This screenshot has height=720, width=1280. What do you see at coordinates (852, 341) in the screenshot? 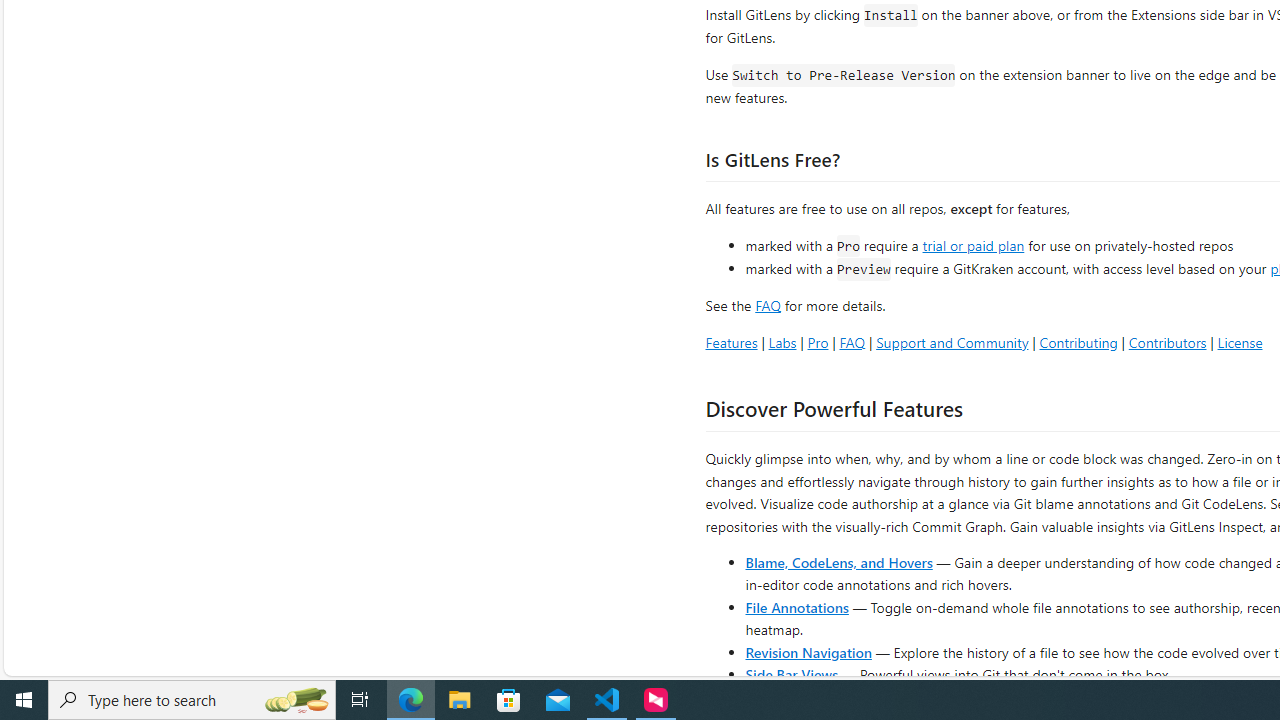
I see `'FAQ'` at bounding box center [852, 341].